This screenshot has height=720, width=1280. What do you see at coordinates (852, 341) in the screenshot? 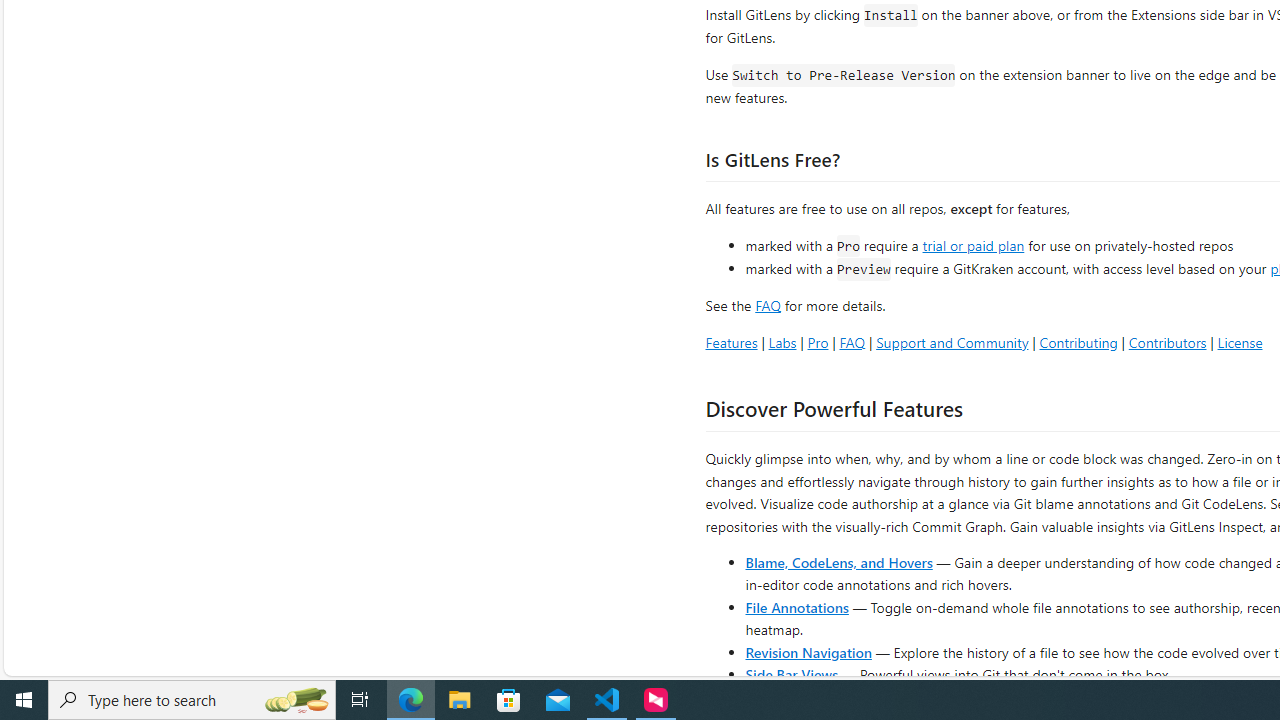
I see `'FAQ'` at bounding box center [852, 341].